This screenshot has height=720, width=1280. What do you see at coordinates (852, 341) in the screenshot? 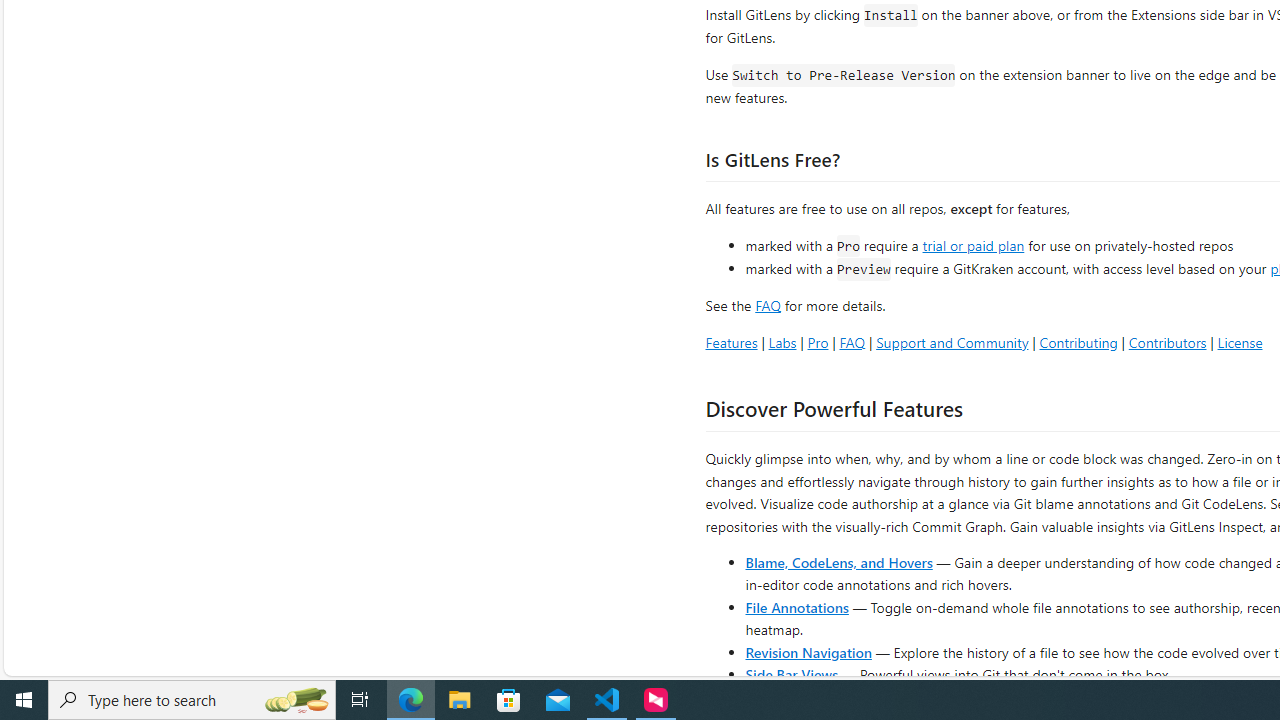
I see `'FAQ'` at bounding box center [852, 341].